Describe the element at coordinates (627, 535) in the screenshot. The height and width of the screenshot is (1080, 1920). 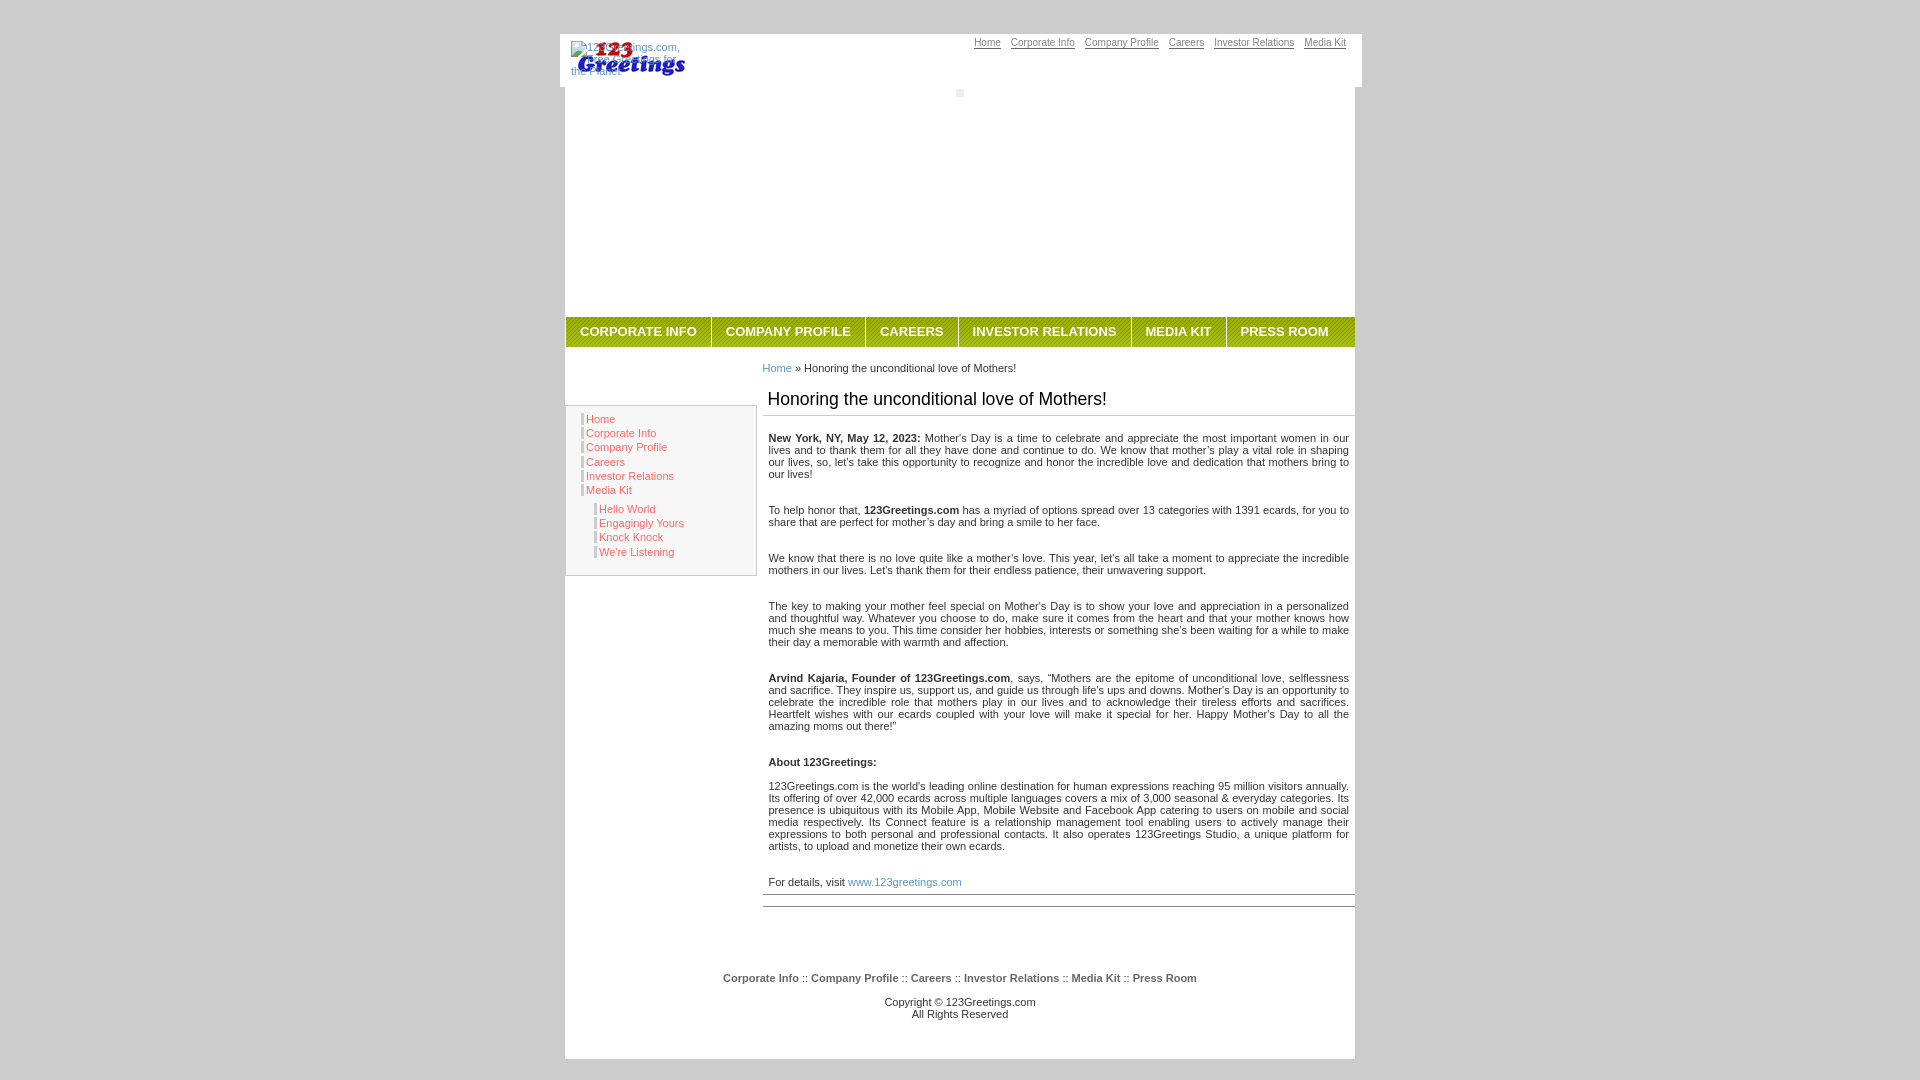
I see `'Knock Knock'` at that location.